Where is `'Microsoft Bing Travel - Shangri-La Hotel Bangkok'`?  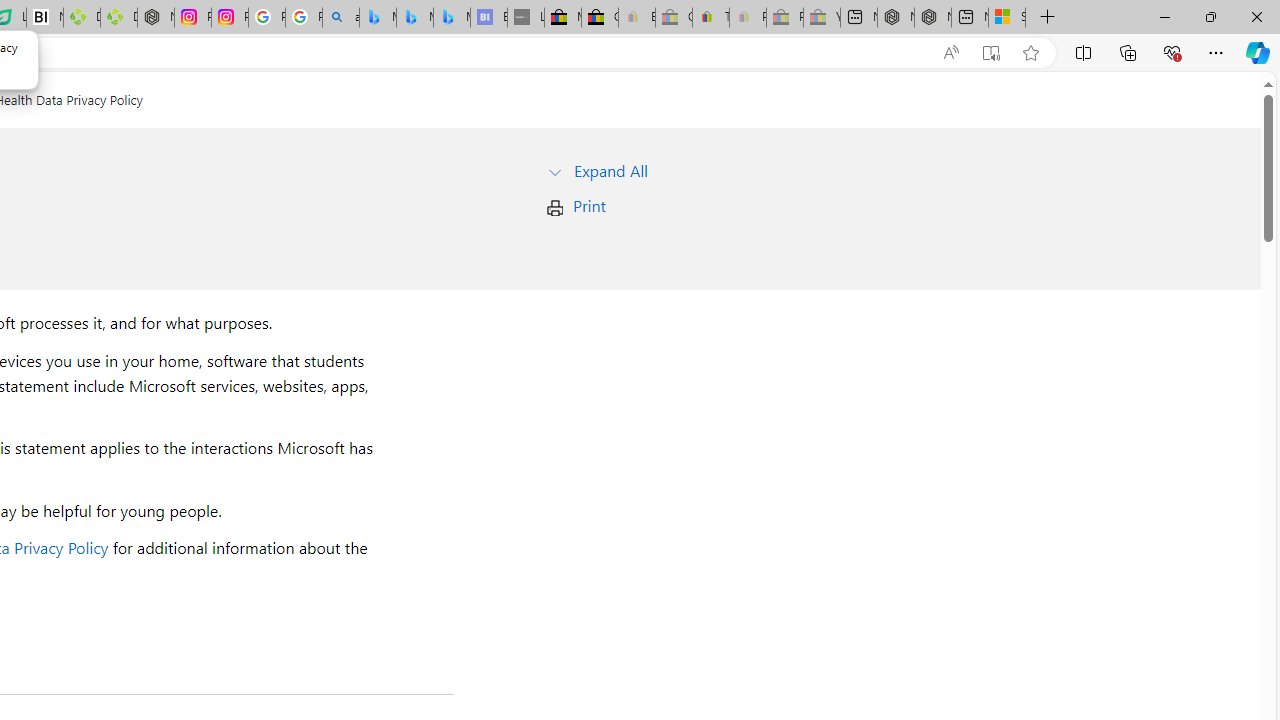
'Microsoft Bing Travel - Shangri-La Hotel Bangkok' is located at coordinates (450, 17).